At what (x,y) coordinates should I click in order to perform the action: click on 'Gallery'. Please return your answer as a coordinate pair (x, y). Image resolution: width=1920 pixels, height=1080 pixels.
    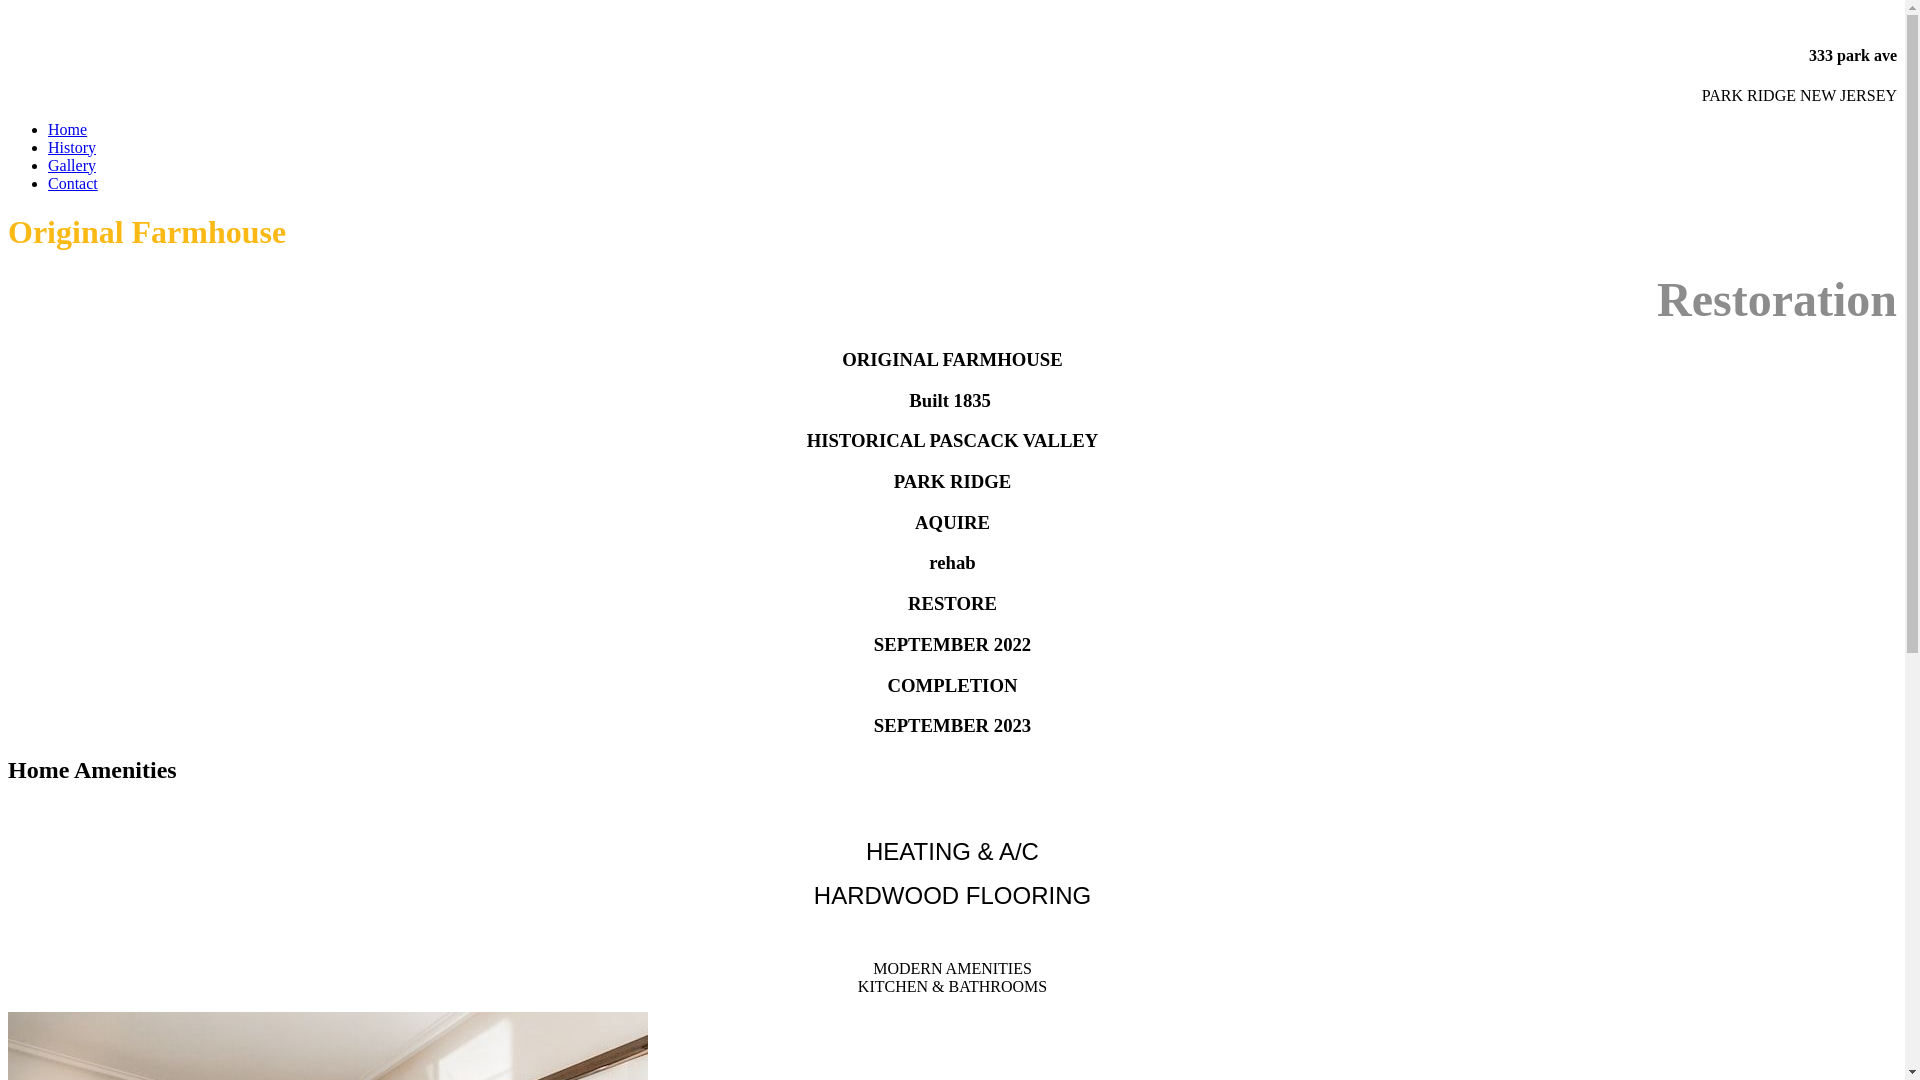
    Looking at the image, I should click on (72, 164).